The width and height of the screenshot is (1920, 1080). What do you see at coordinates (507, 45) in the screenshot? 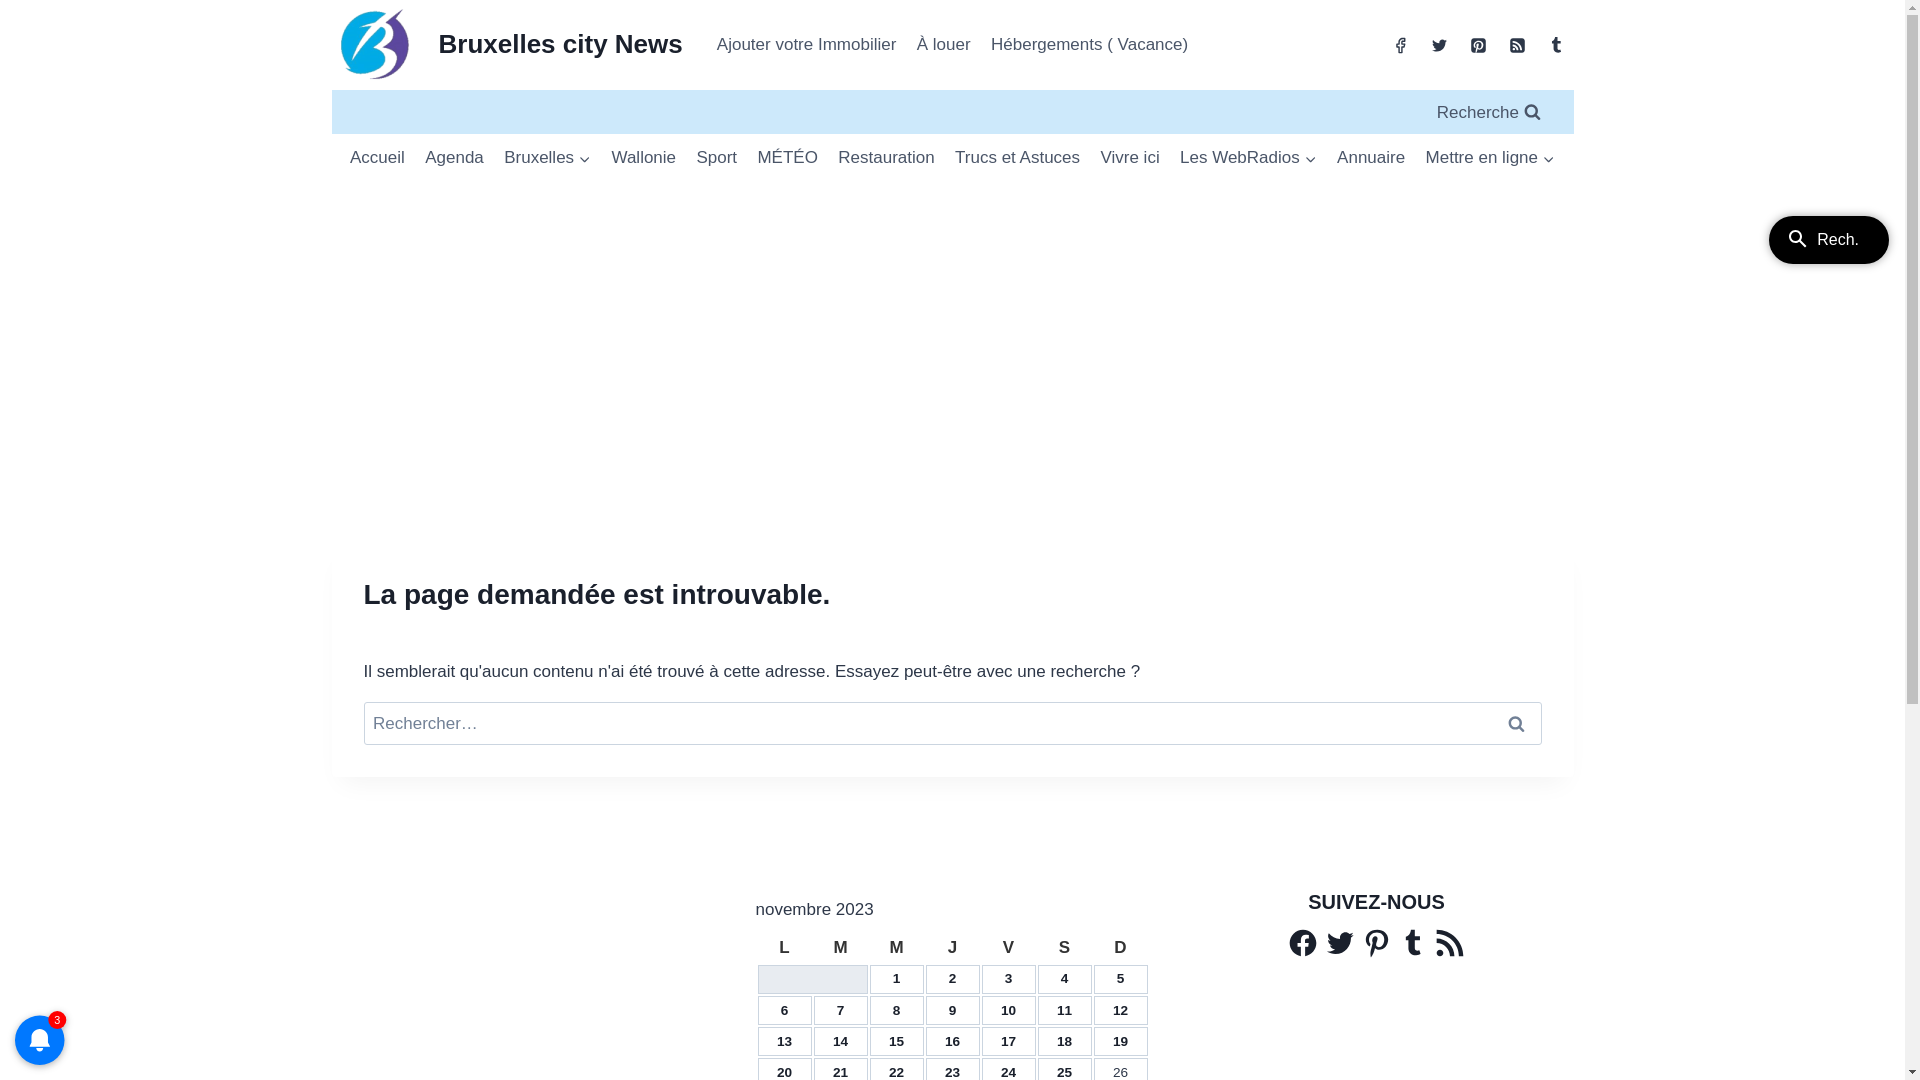
I see `'Bruxelles city News'` at bounding box center [507, 45].